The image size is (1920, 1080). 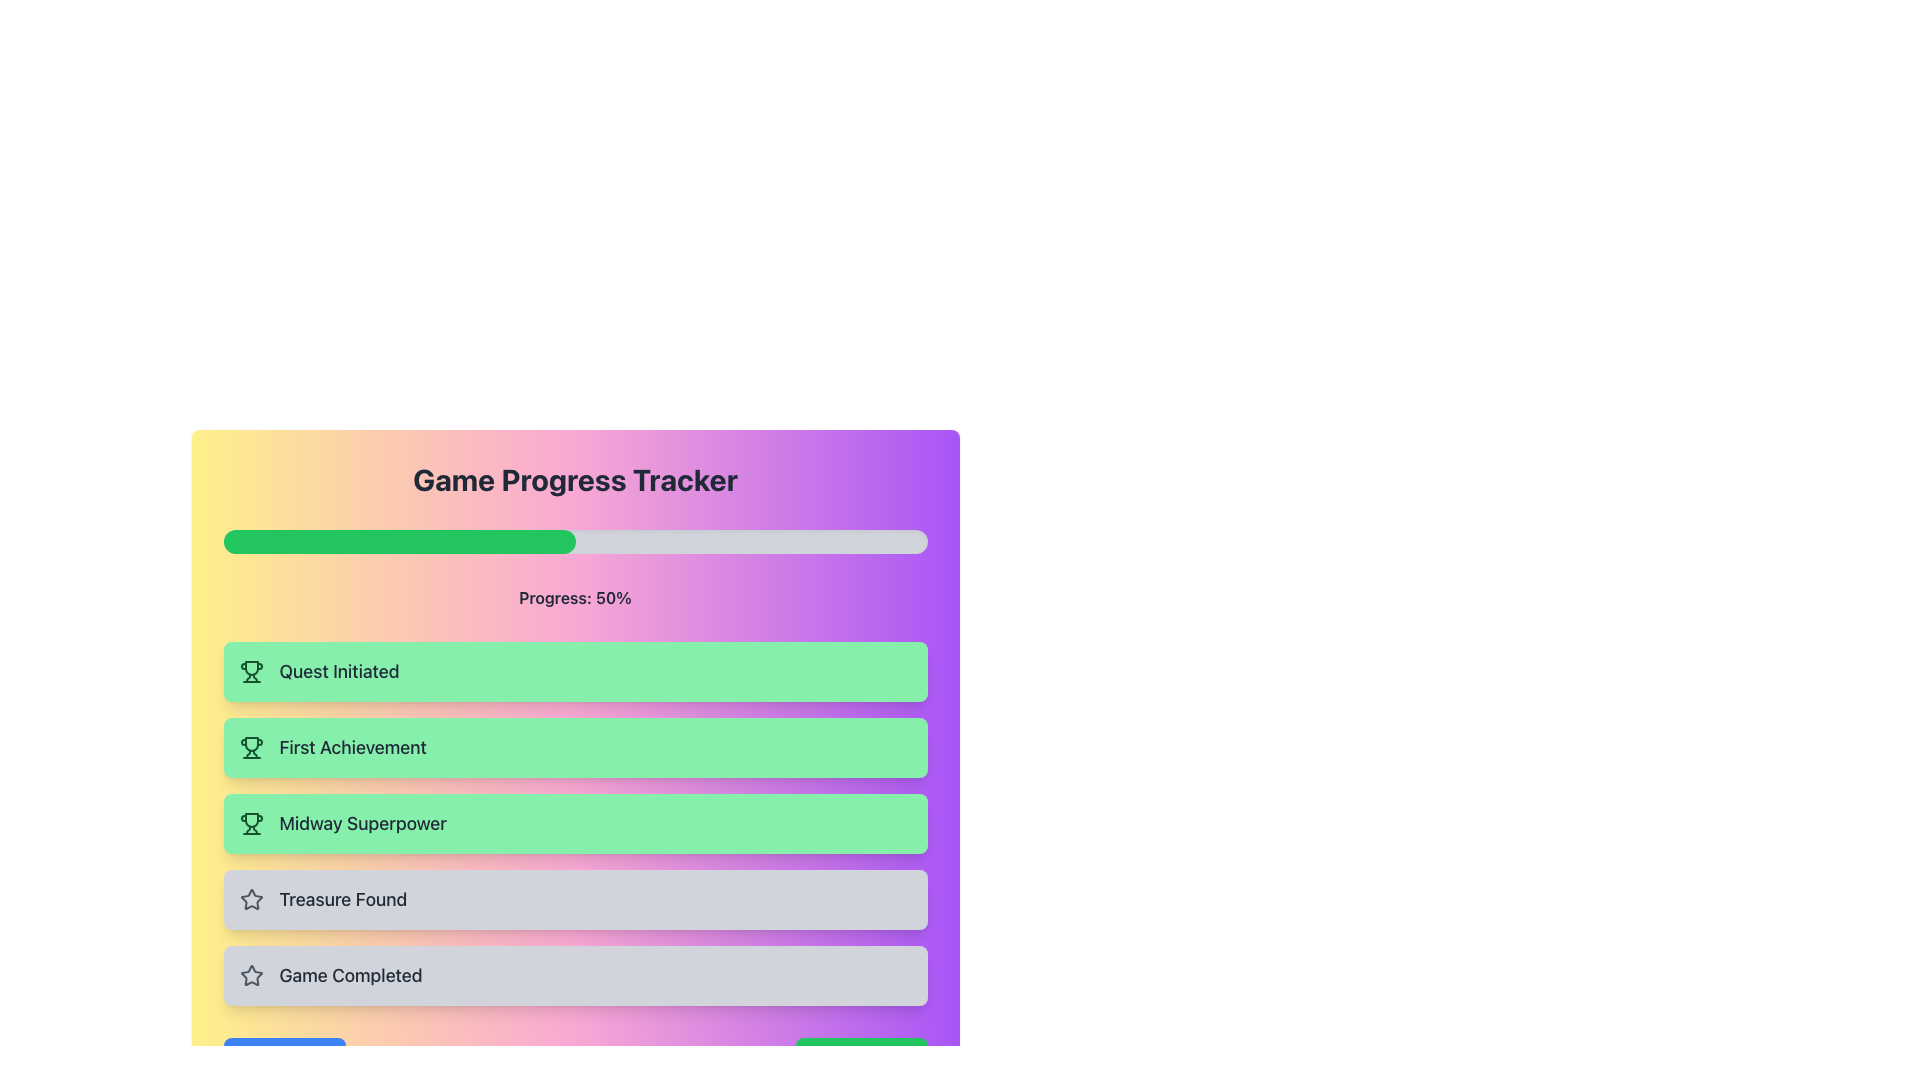 I want to click on the greenish trophy base icon of the 'Quest Initiated' achievement, so click(x=250, y=668).